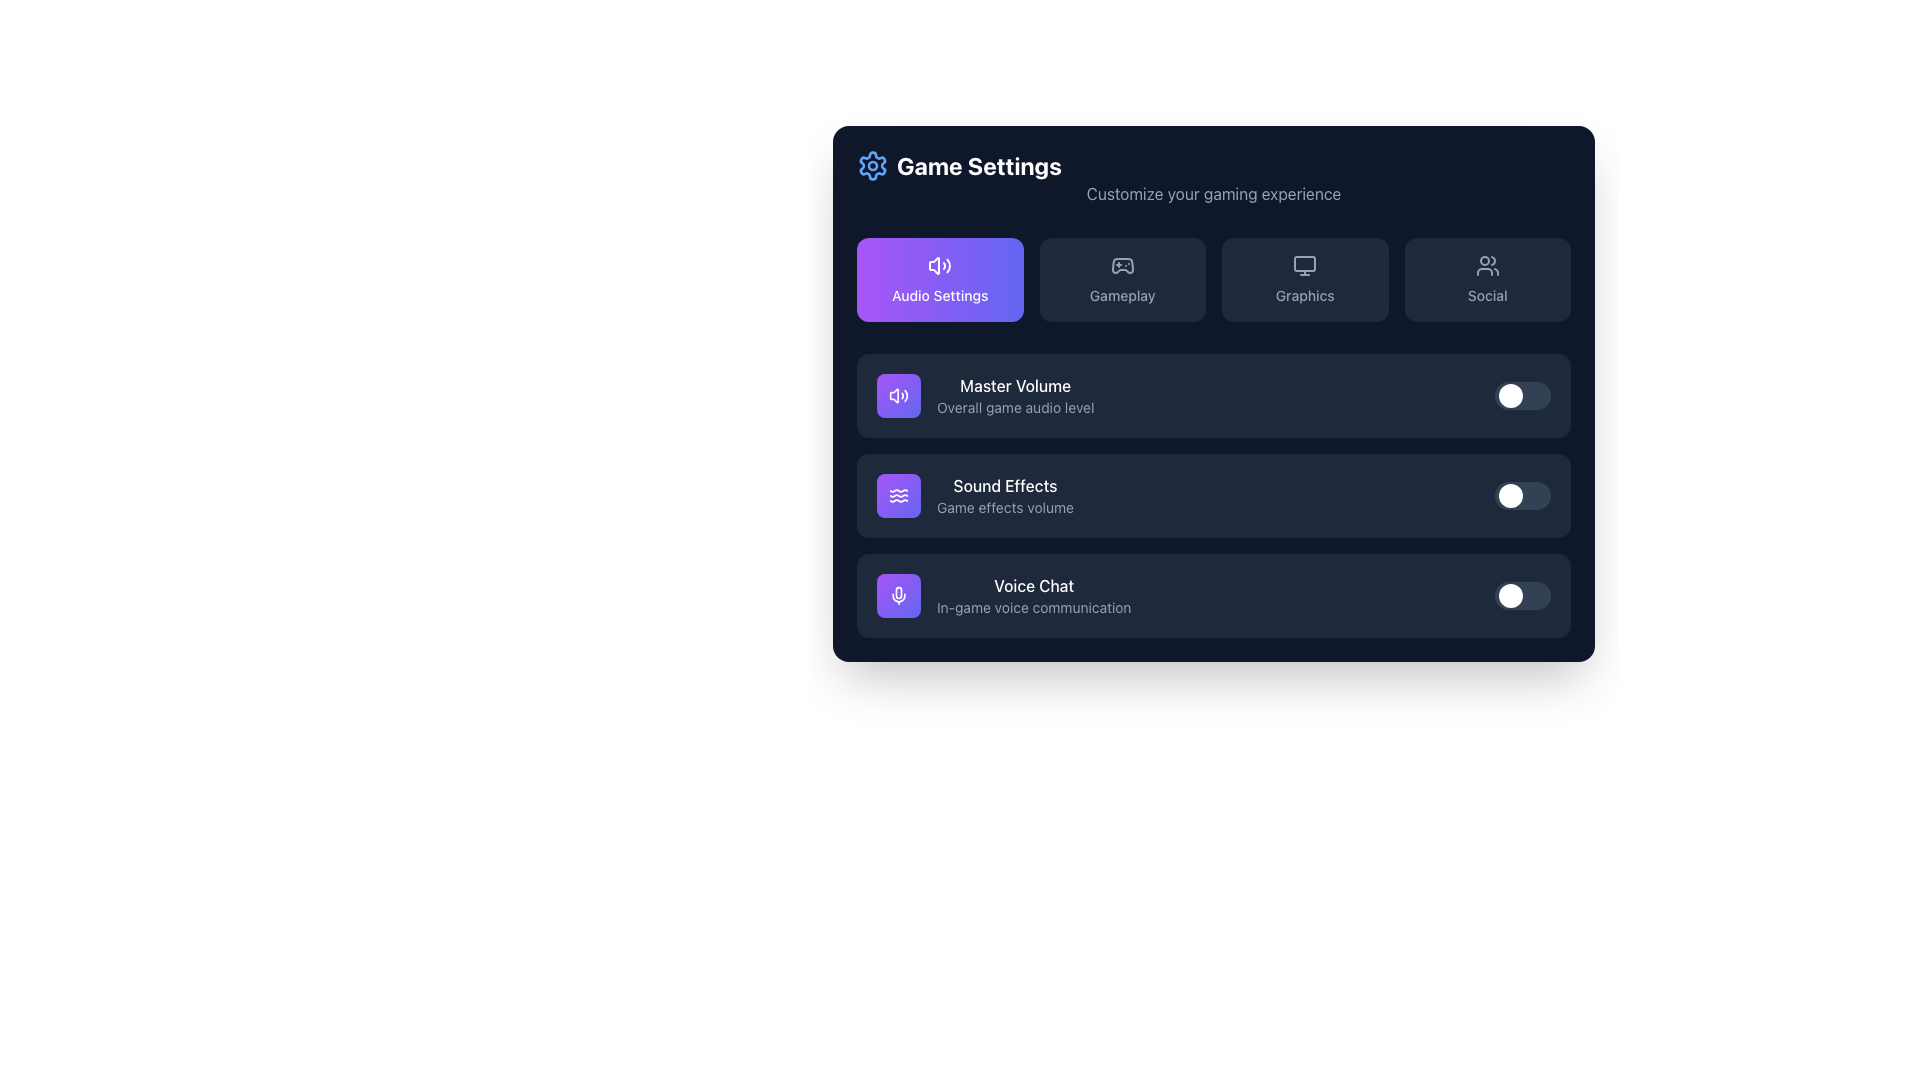  What do you see at coordinates (1487, 265) in the screenshot?
I see `the user community icon, which is represented by two overlapping silhouettes, located within the 'Social' button at the top-right of the interface` at bounding box center [1487, 265].